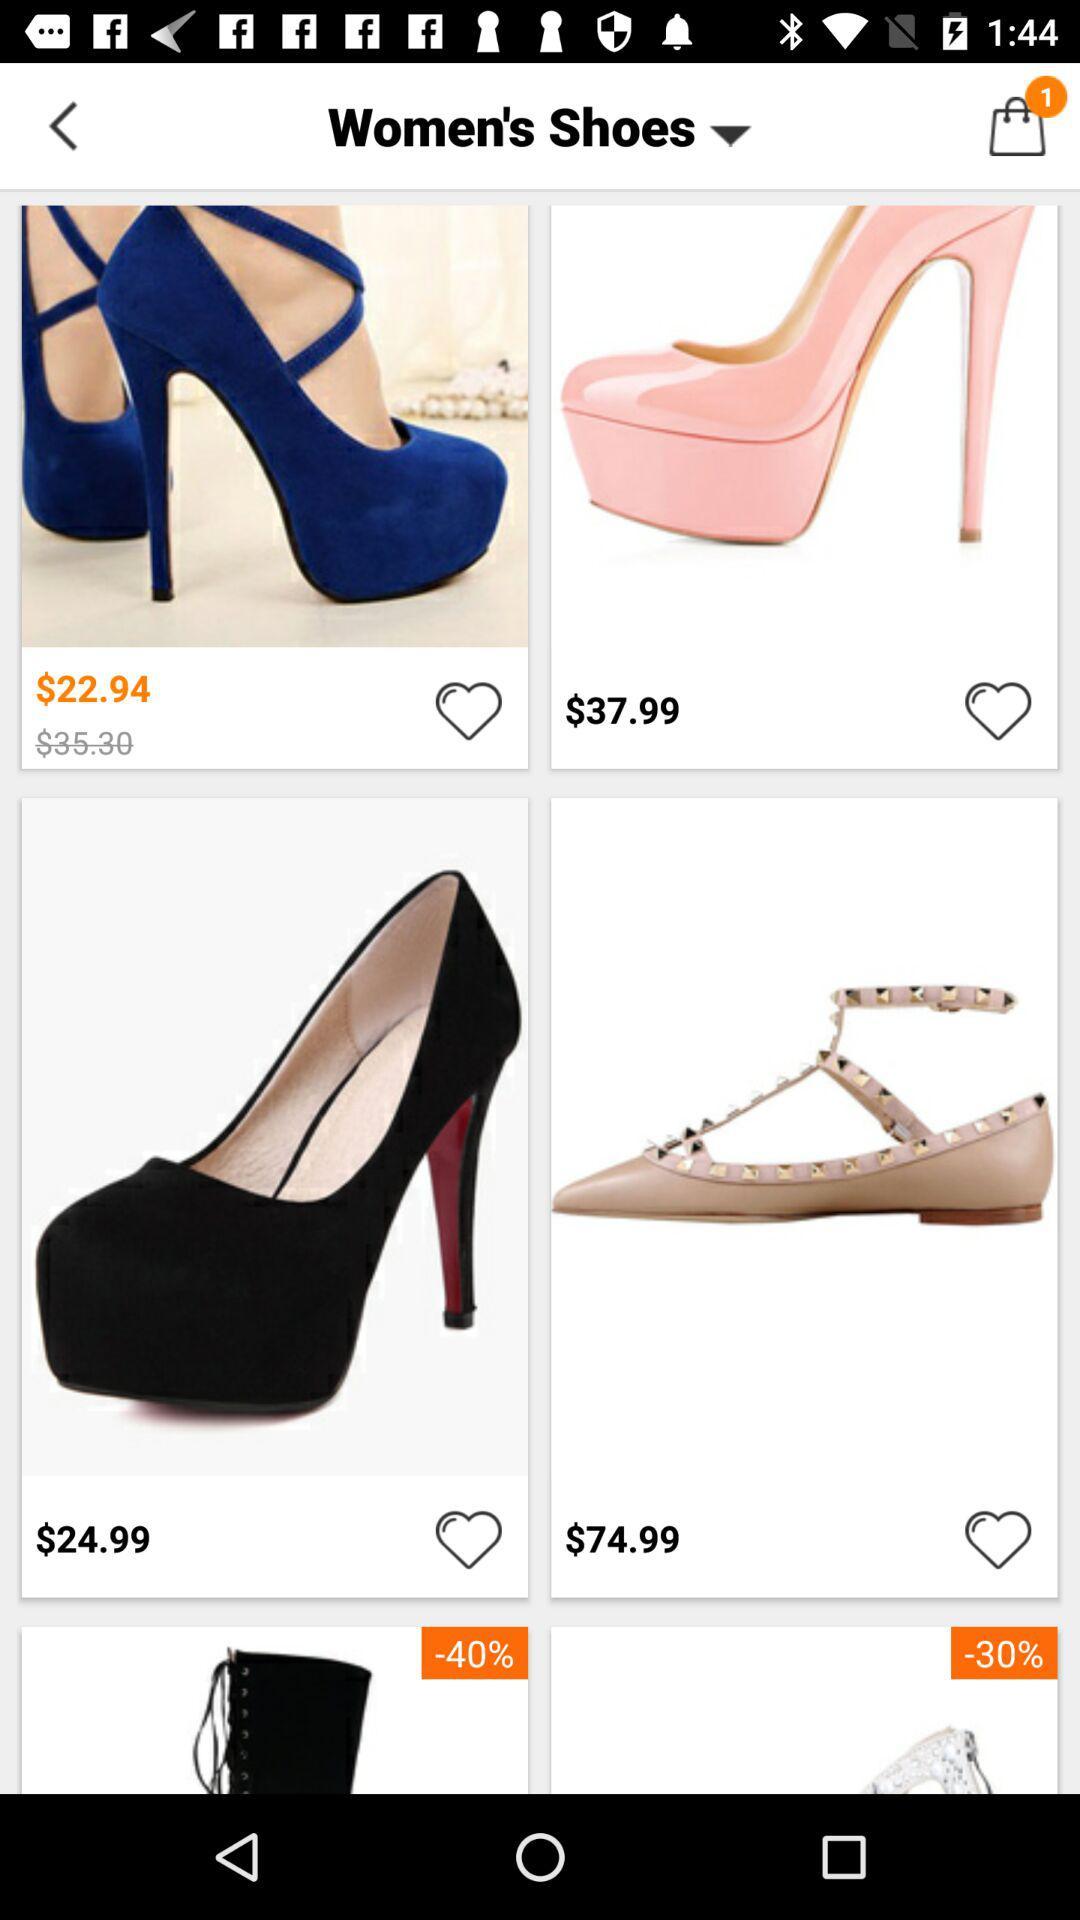  I want to click on text which is left to cart icon, so click(540, 124).